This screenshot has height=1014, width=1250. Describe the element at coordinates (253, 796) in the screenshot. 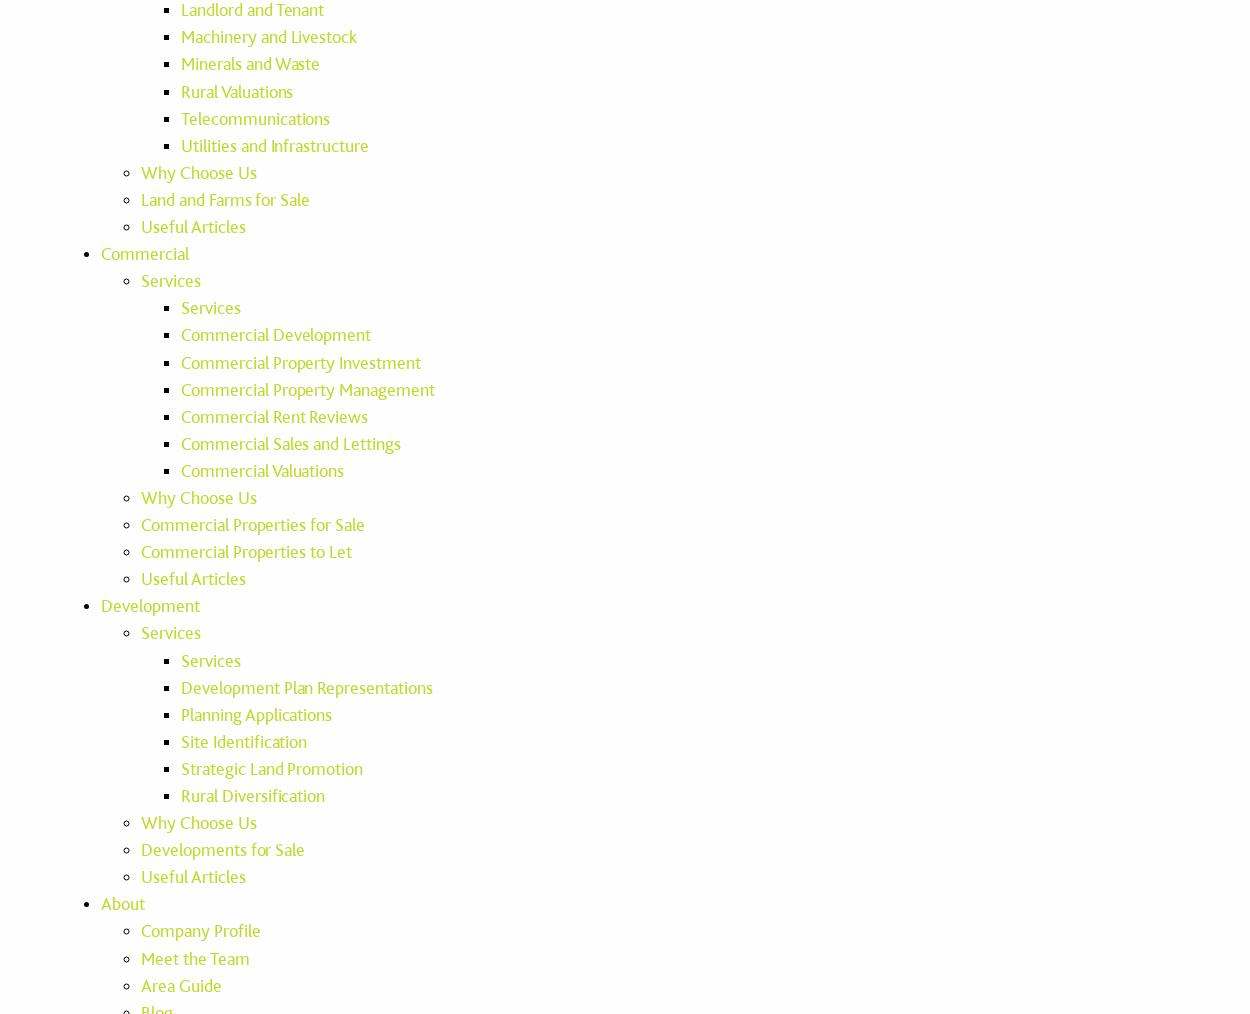

I see `'Rural Diversification'` at that location.